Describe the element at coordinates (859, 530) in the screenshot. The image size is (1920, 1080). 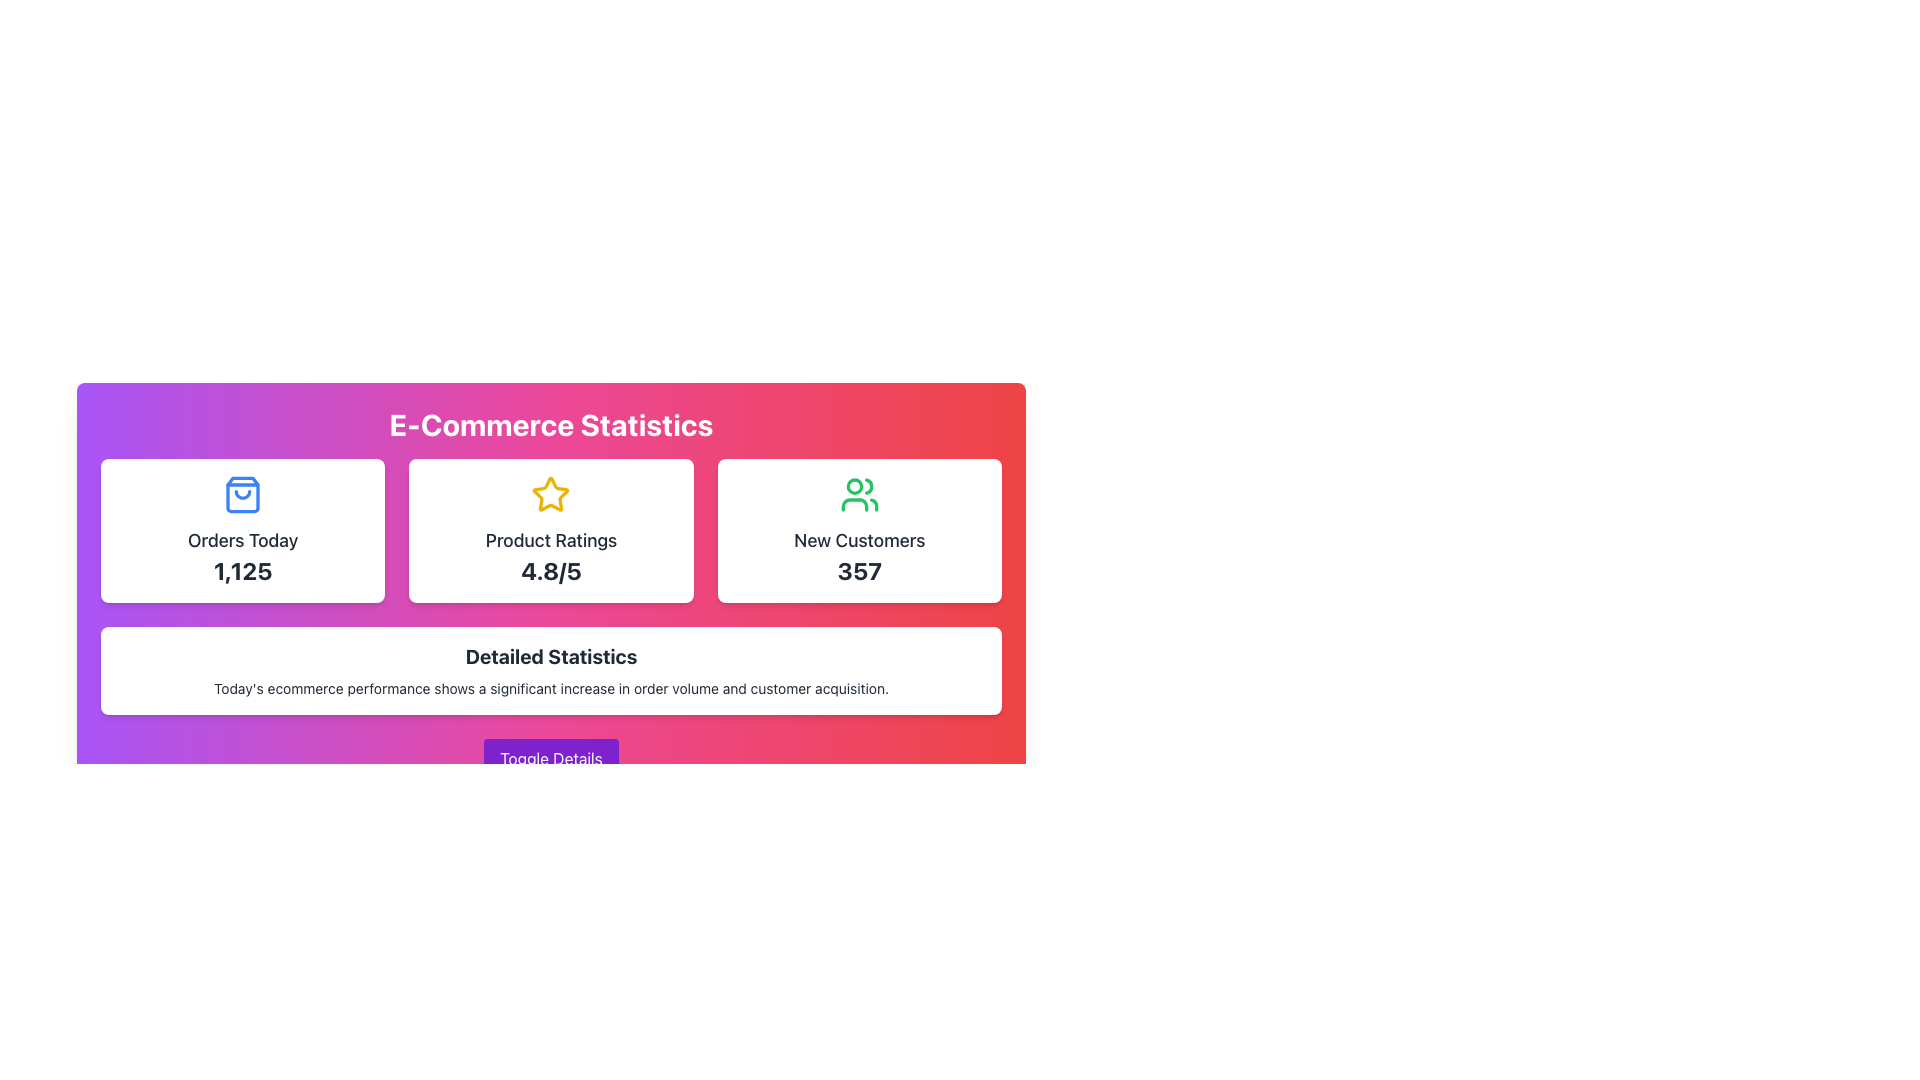
I see `the 'New Customers' metric card, which displays a value of '357' and is the third card in a row of three on the dashboard` at that location.